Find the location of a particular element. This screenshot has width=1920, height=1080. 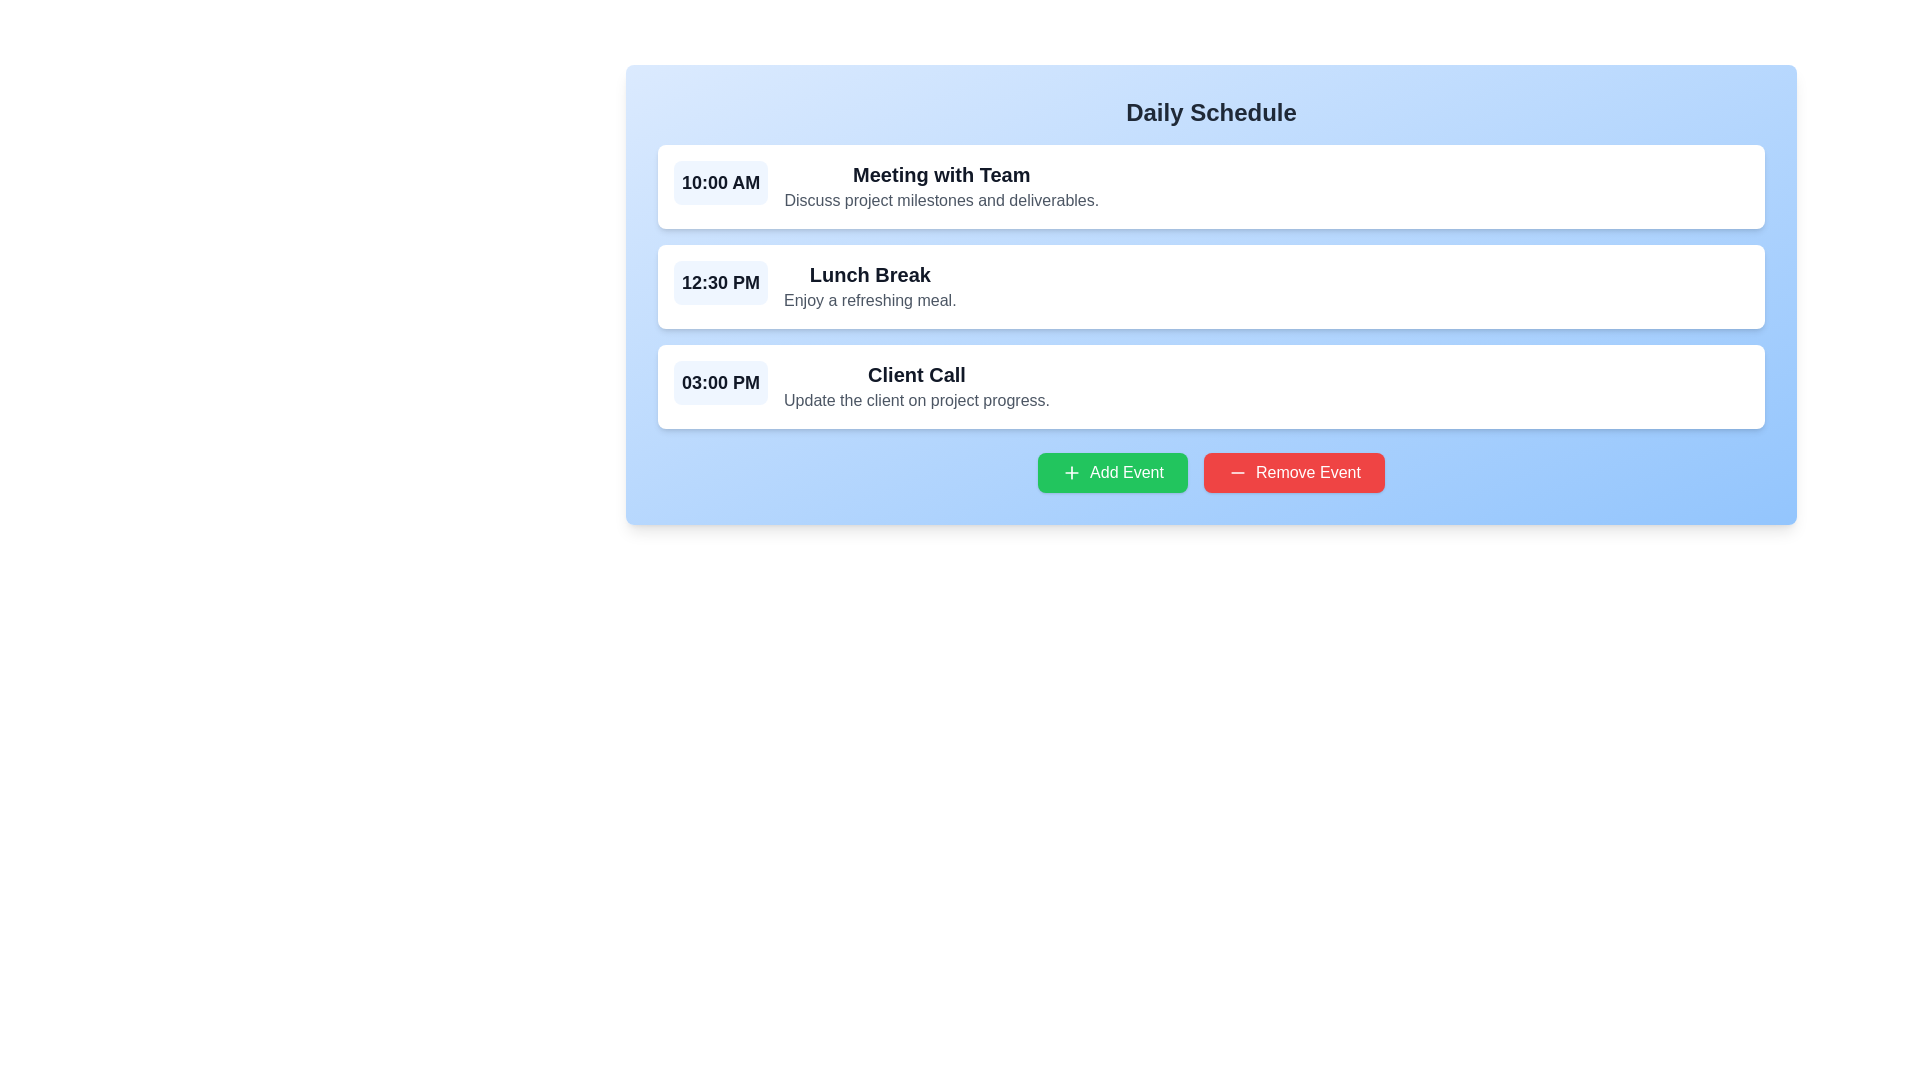

the text element that reads 'Update the client on project progress.' located beneath the title 'Client Call' in the third card of the scheduled events list is located at coordinates (915, 401).